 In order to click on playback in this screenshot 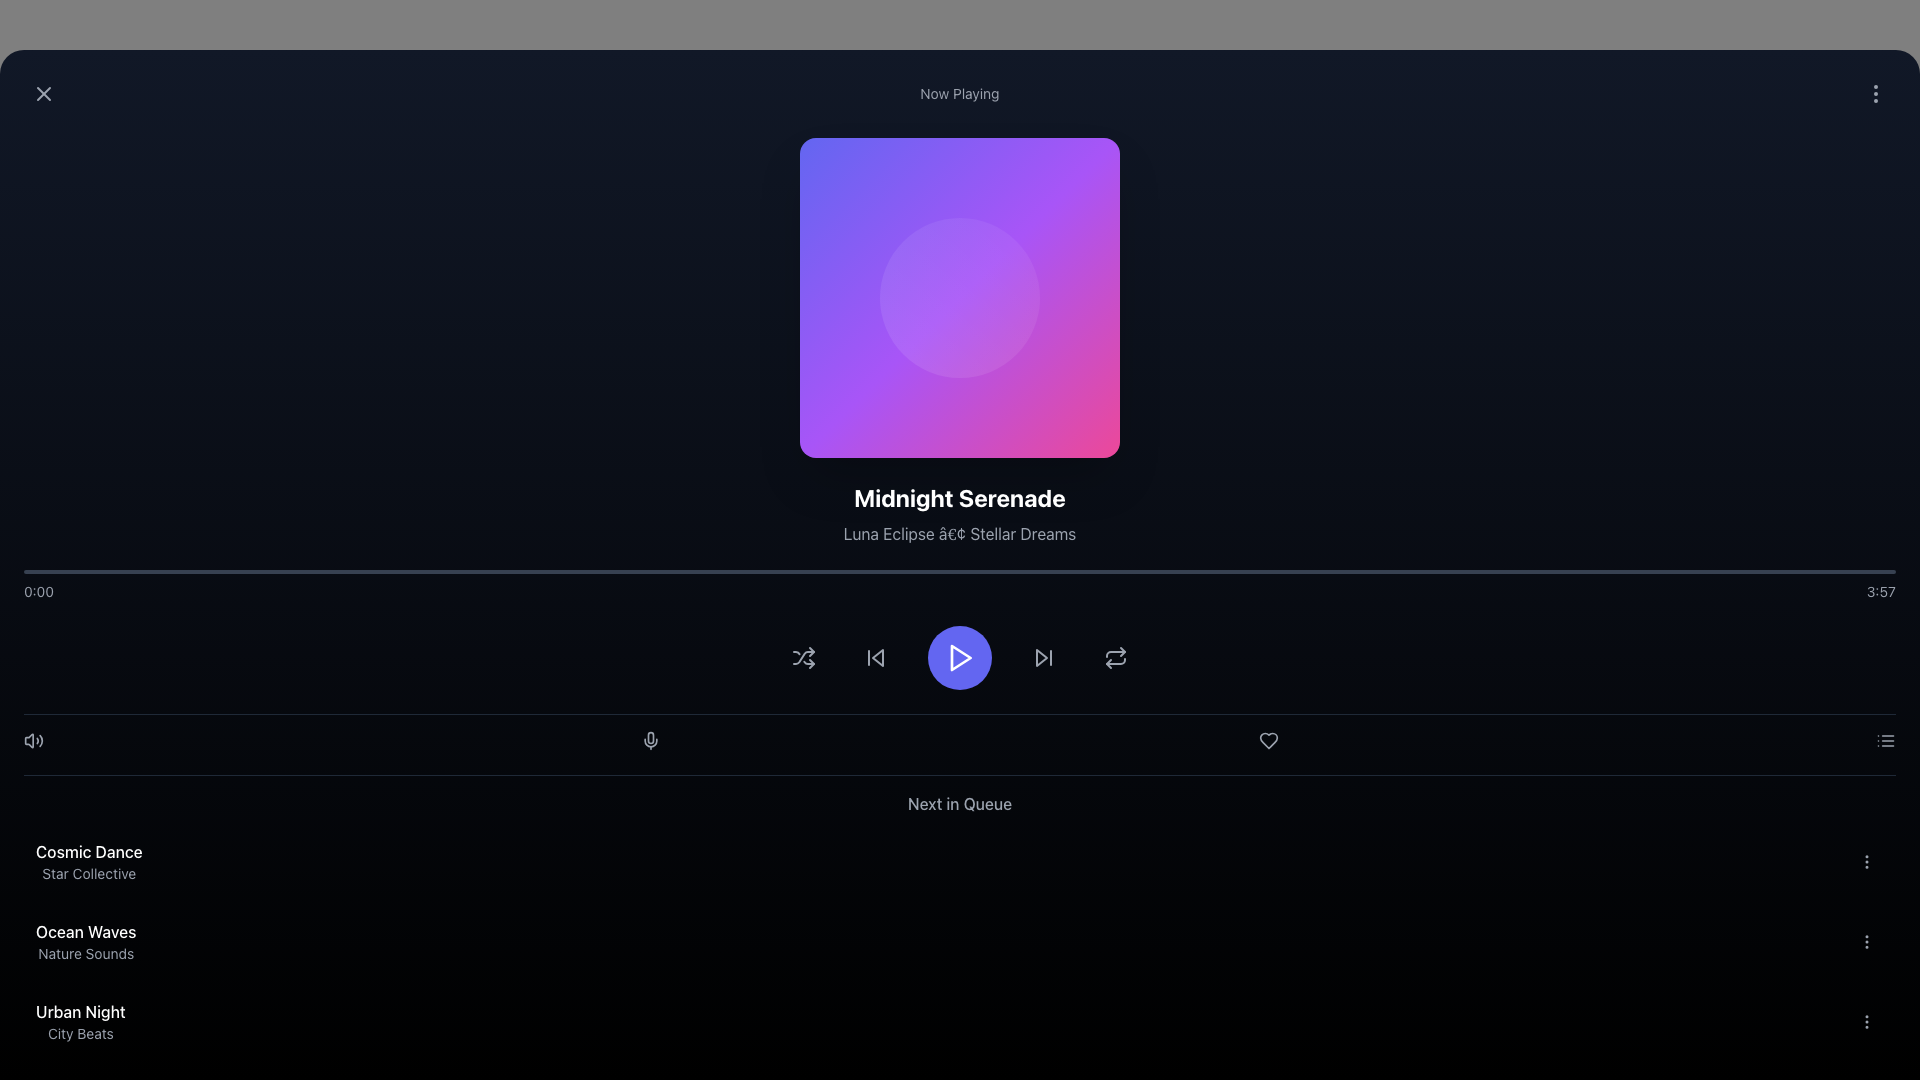, I will do `click(221, 571)`.